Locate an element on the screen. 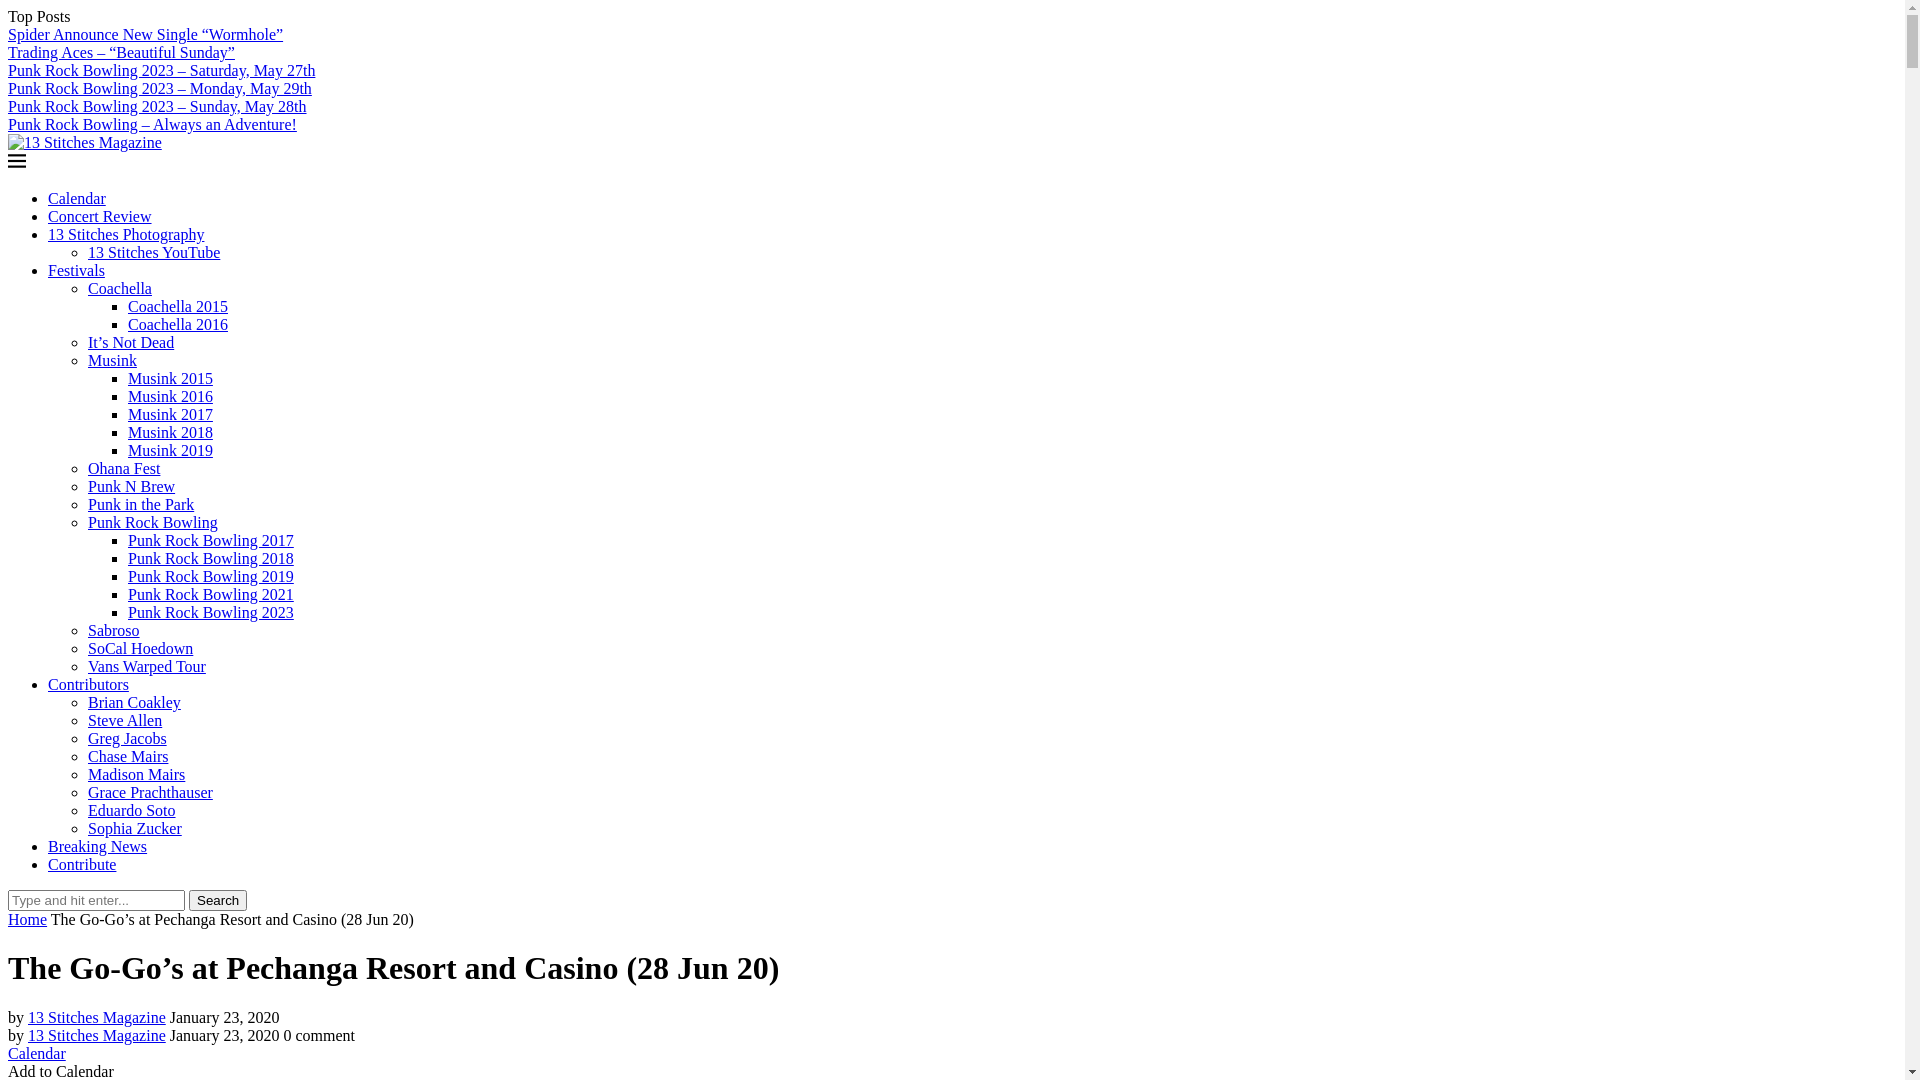 The image size is (1920, 1080). 'Punk Rock Bowling 2019' is located at coordinates (211, 576).